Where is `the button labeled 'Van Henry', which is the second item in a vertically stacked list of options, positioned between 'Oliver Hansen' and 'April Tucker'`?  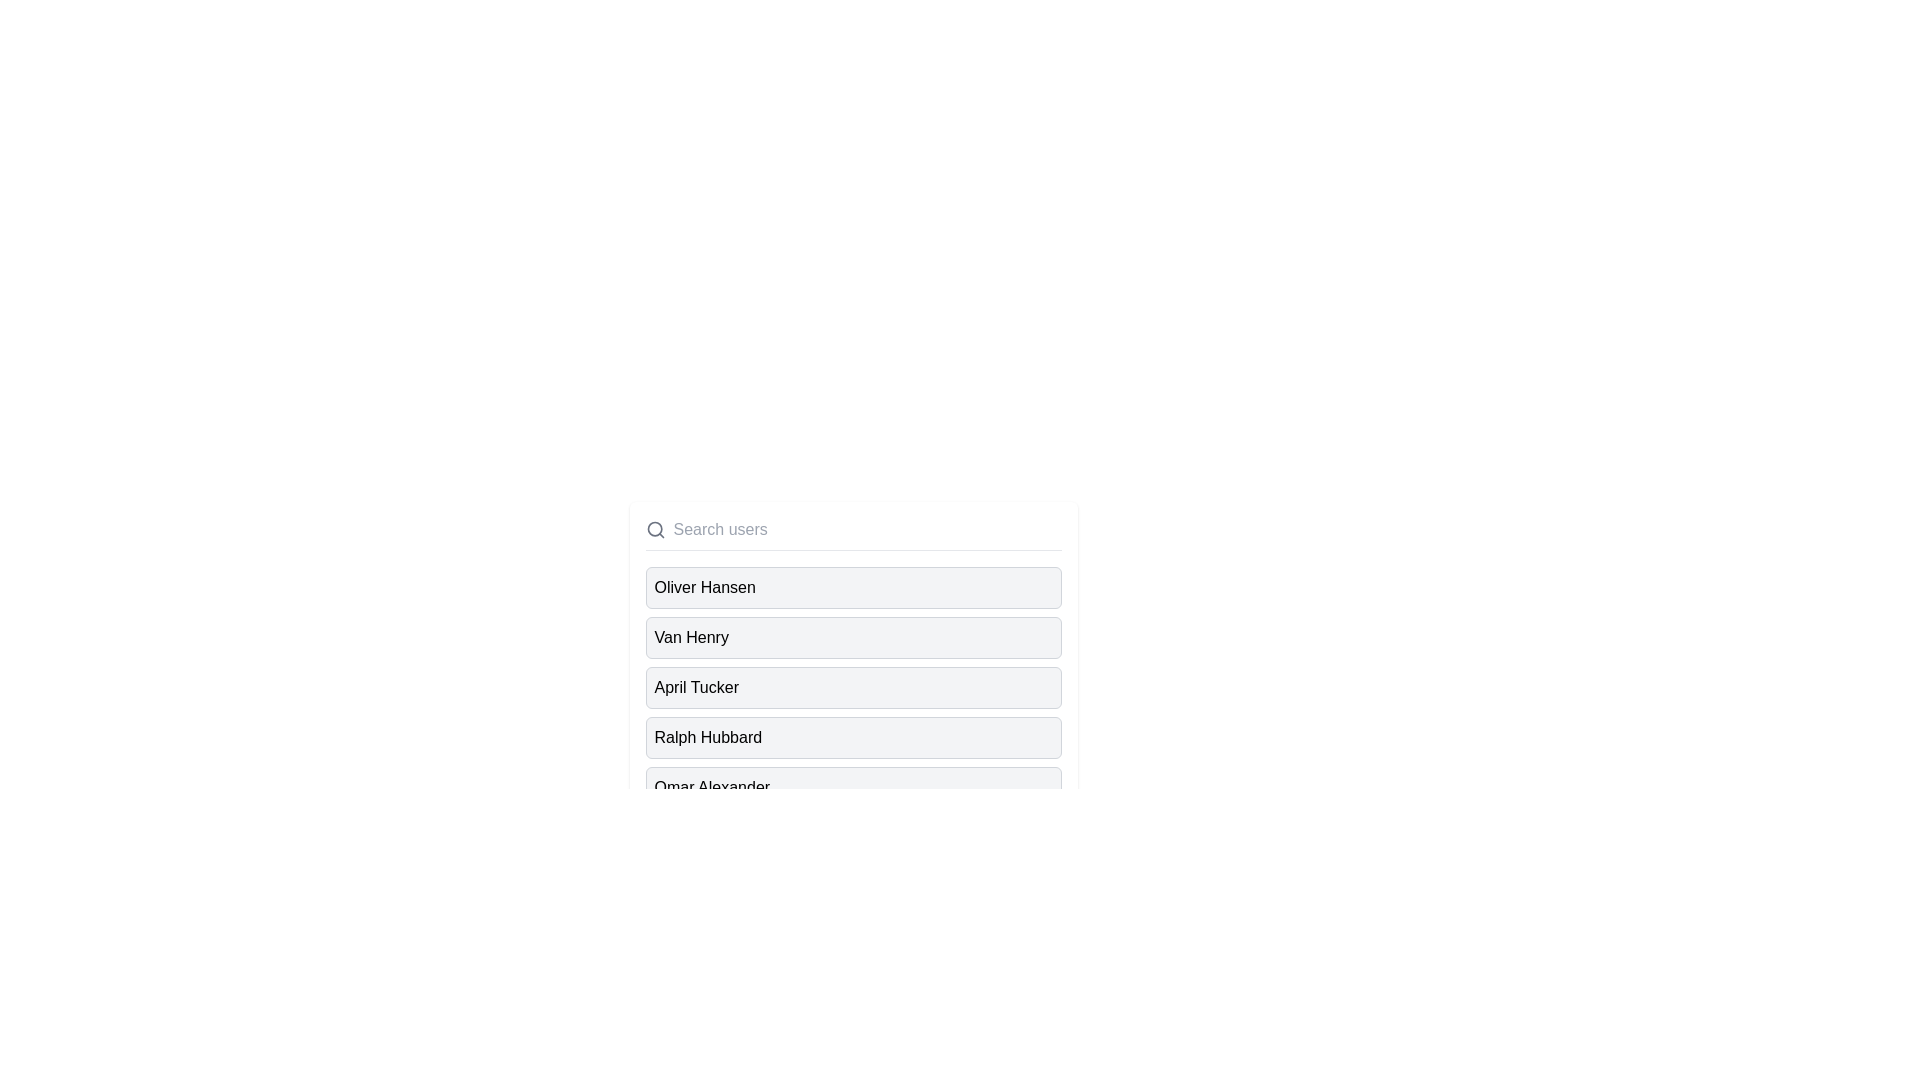 the button labeled 'Van Henry', which is the second item in a vertically stacked list of options, positioned between 'Oliver Hansen' and 'April Tucker' is located at coordinates (853, 637).